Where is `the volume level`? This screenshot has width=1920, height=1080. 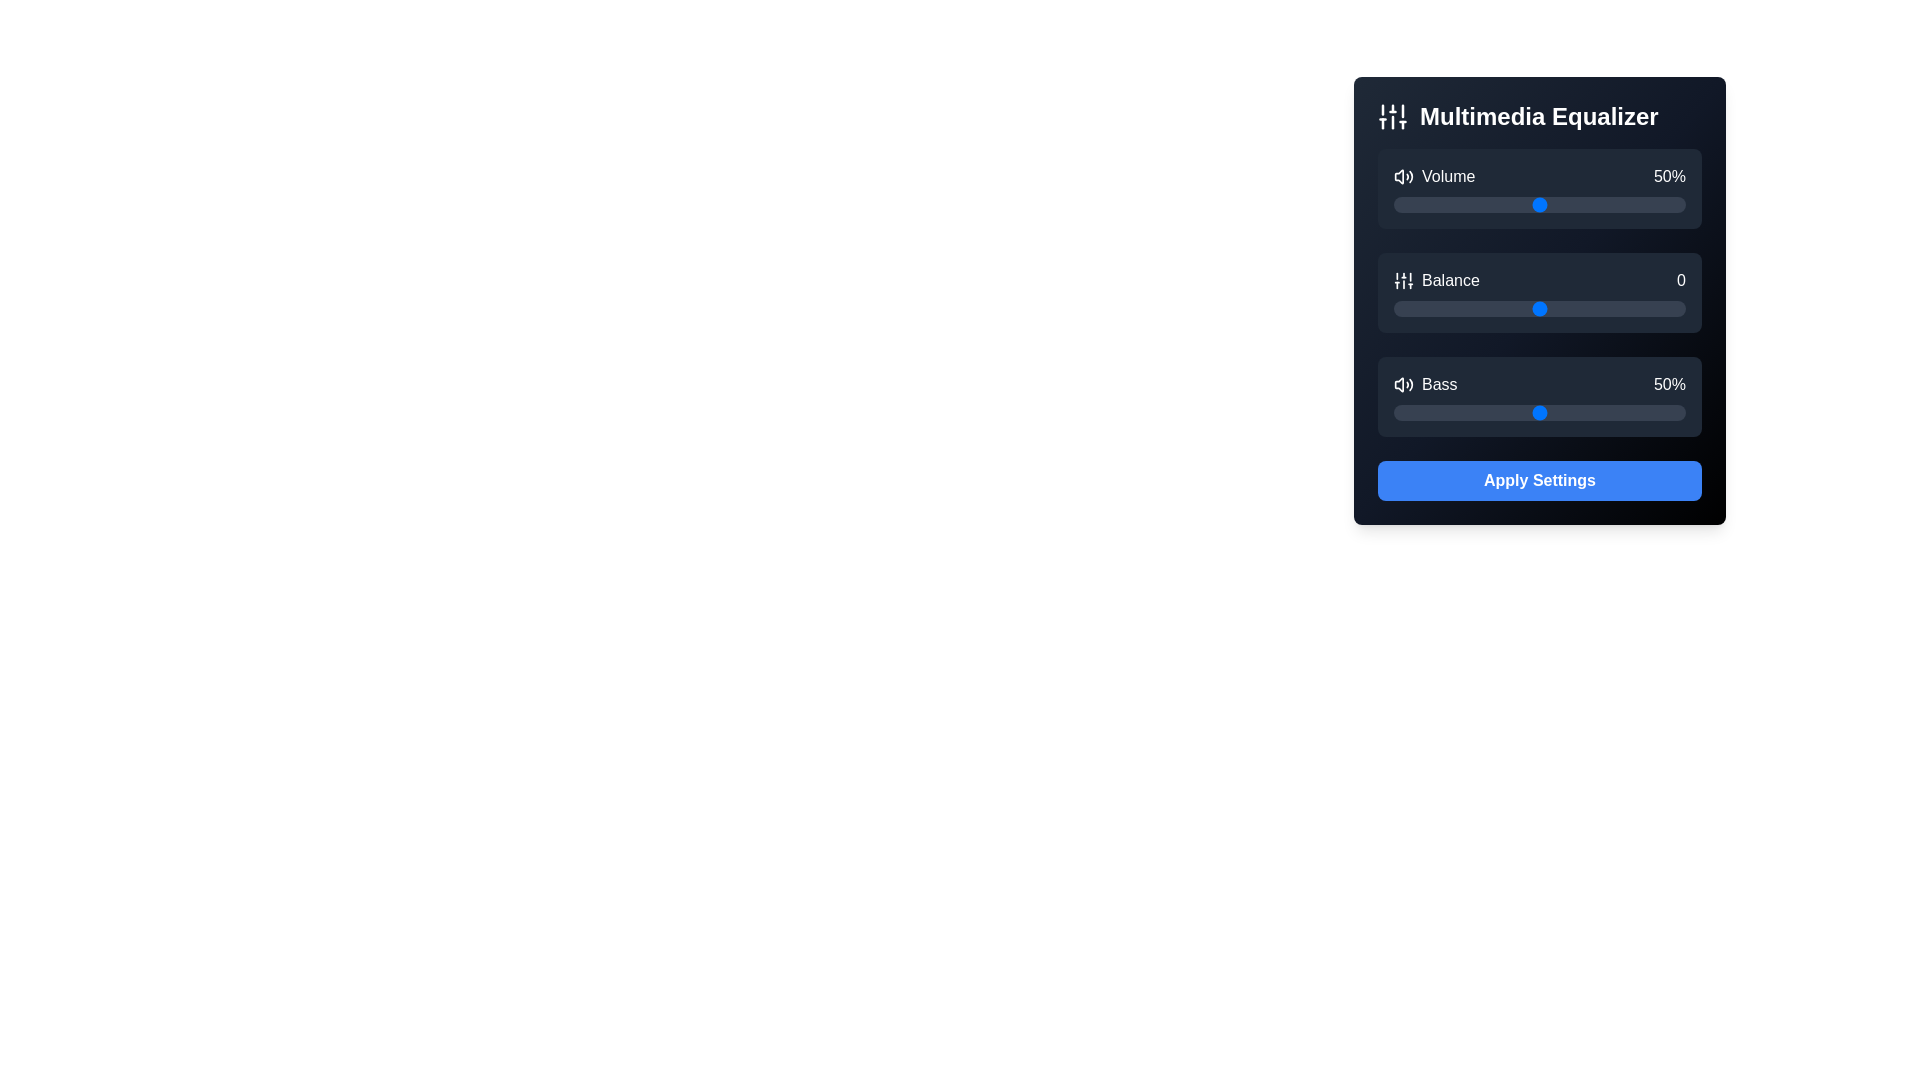 the volume level is located at coordinates (1645, 204).